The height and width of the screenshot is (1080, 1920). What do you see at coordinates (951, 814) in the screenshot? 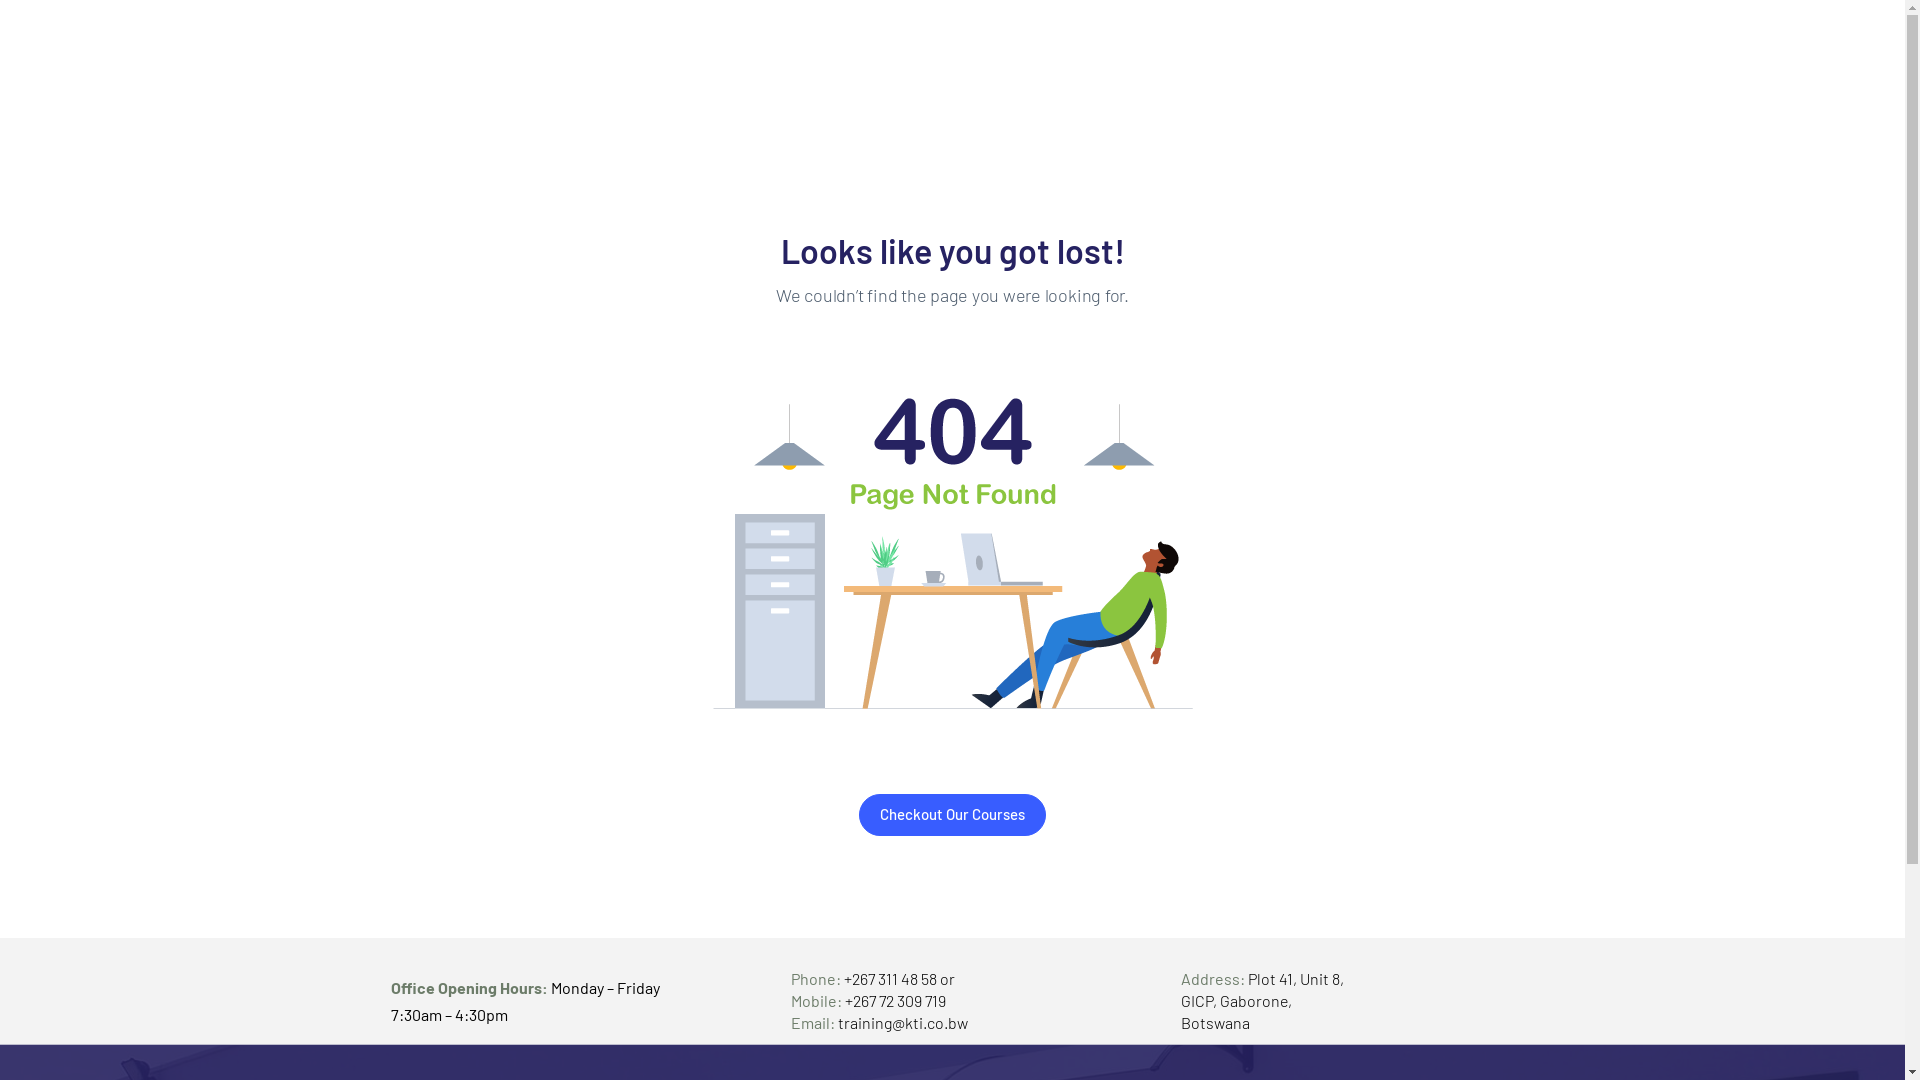
I see `'Checkout Our Courses'` at bounding box center [951, 814].